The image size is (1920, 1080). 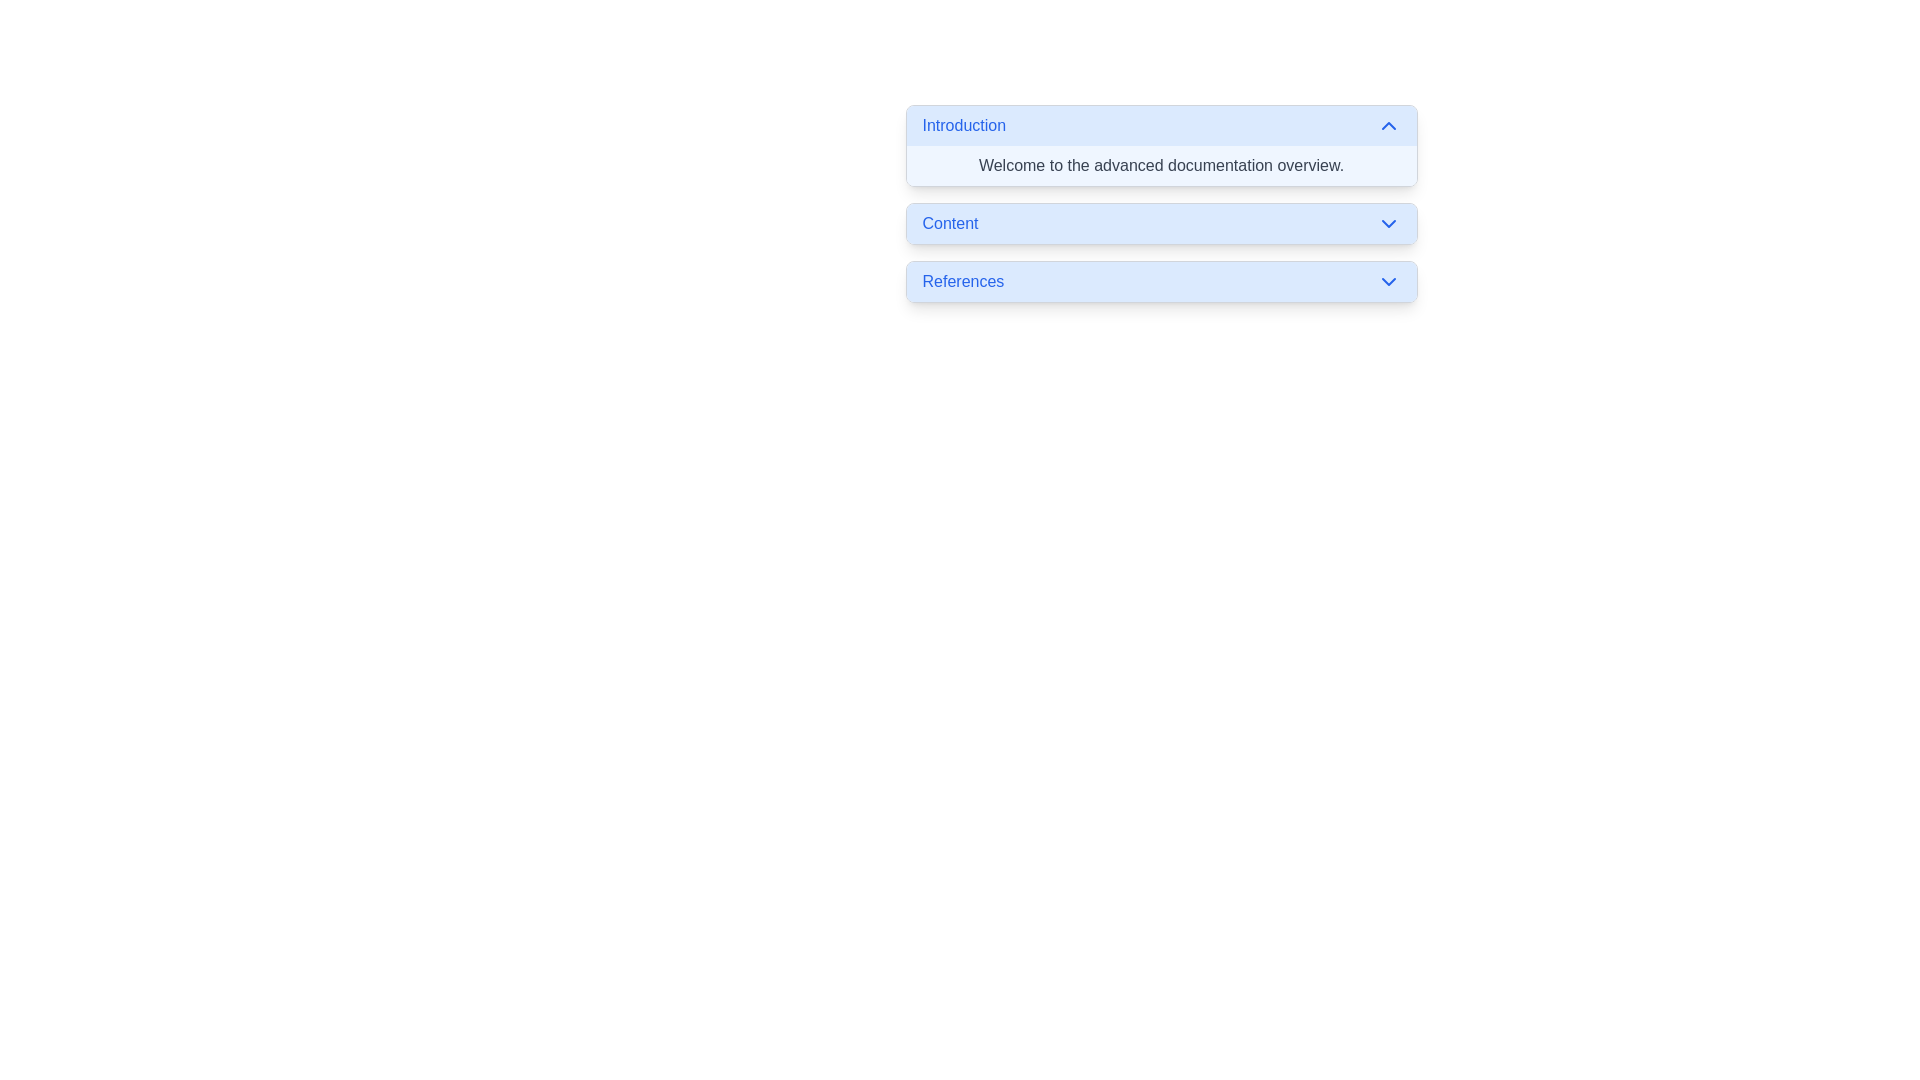 What do you see at coordinates (949, 223) in the screenshot?
I see `the text label displaying 'Content'` at bounding box center [949, 223].